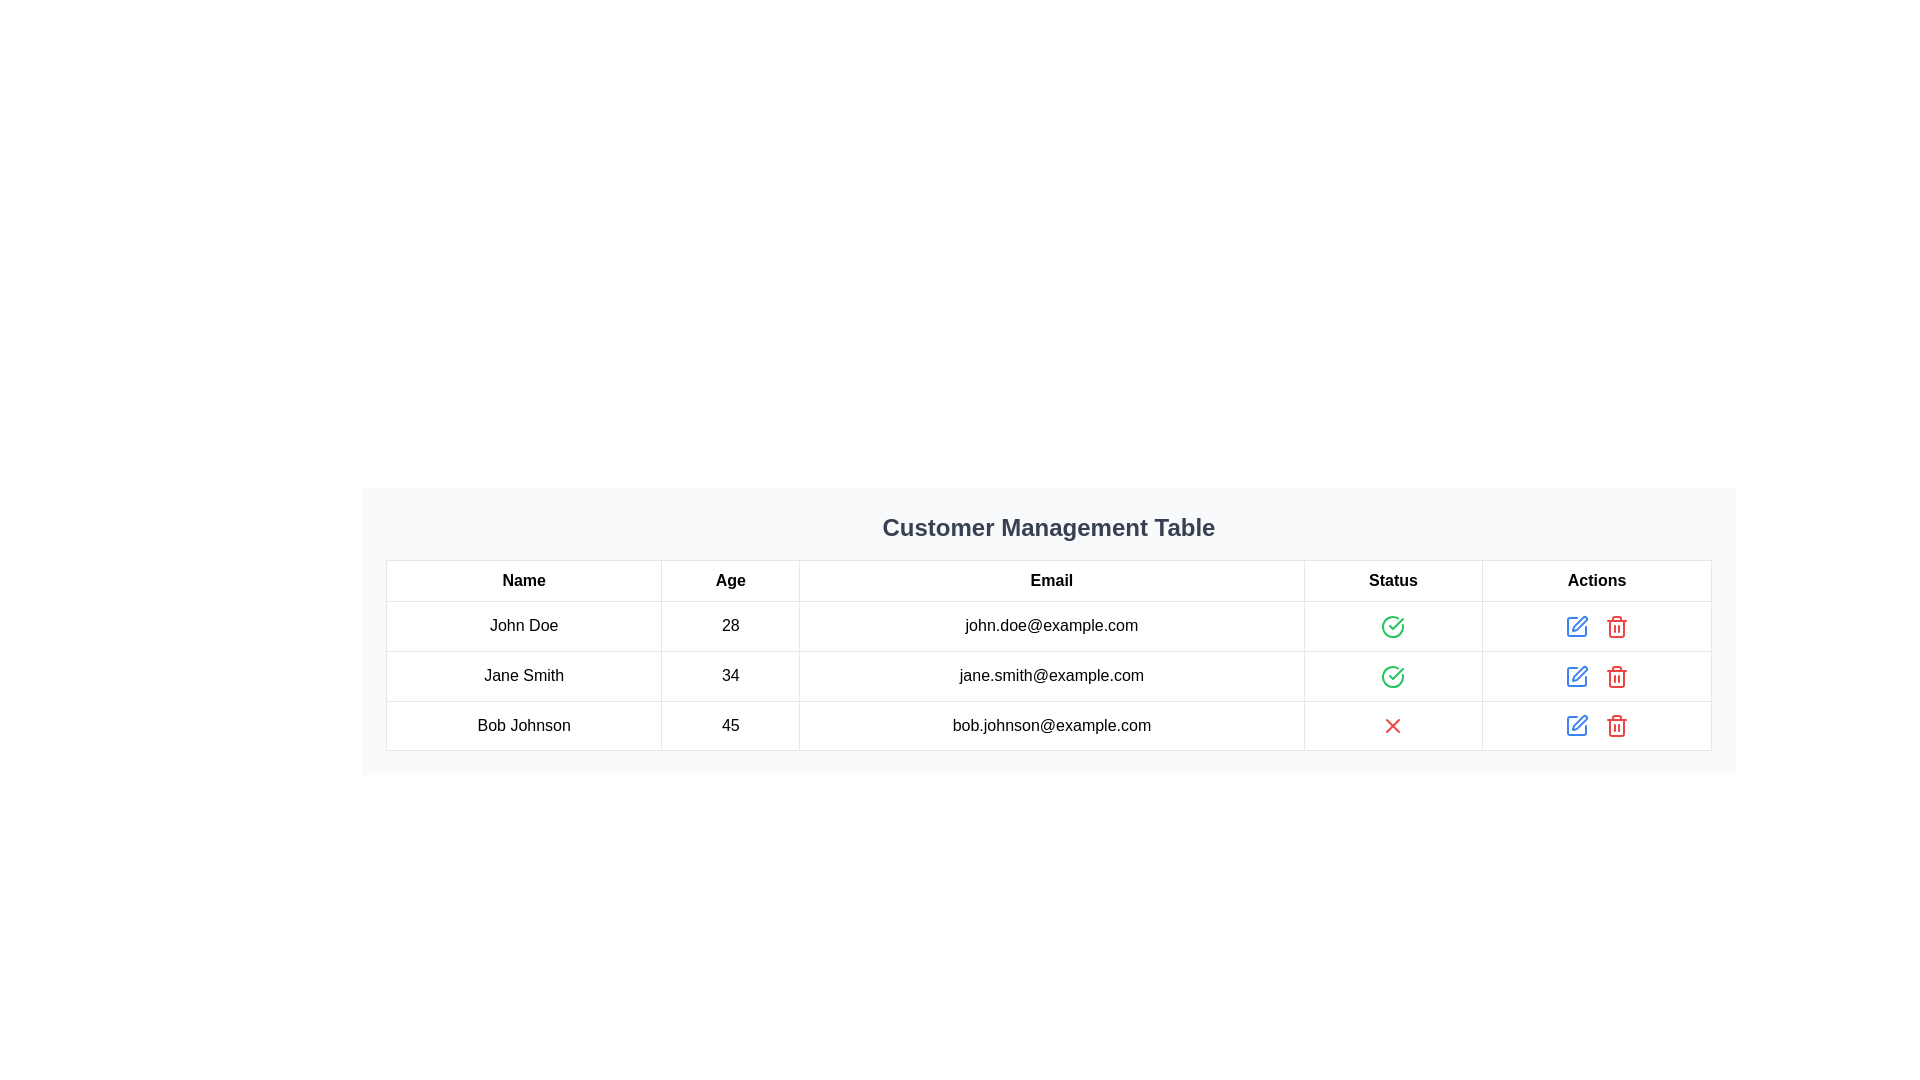 The width and height of the screenshot is (1920, 1080). What do you see at coordinates (1395, 622) in the screenshot?
I see `the center of the checkmark icon representing the completed status for user 'Jane Smith' in the Customer Management Table's Status column` at bounding box center [1395, 622].